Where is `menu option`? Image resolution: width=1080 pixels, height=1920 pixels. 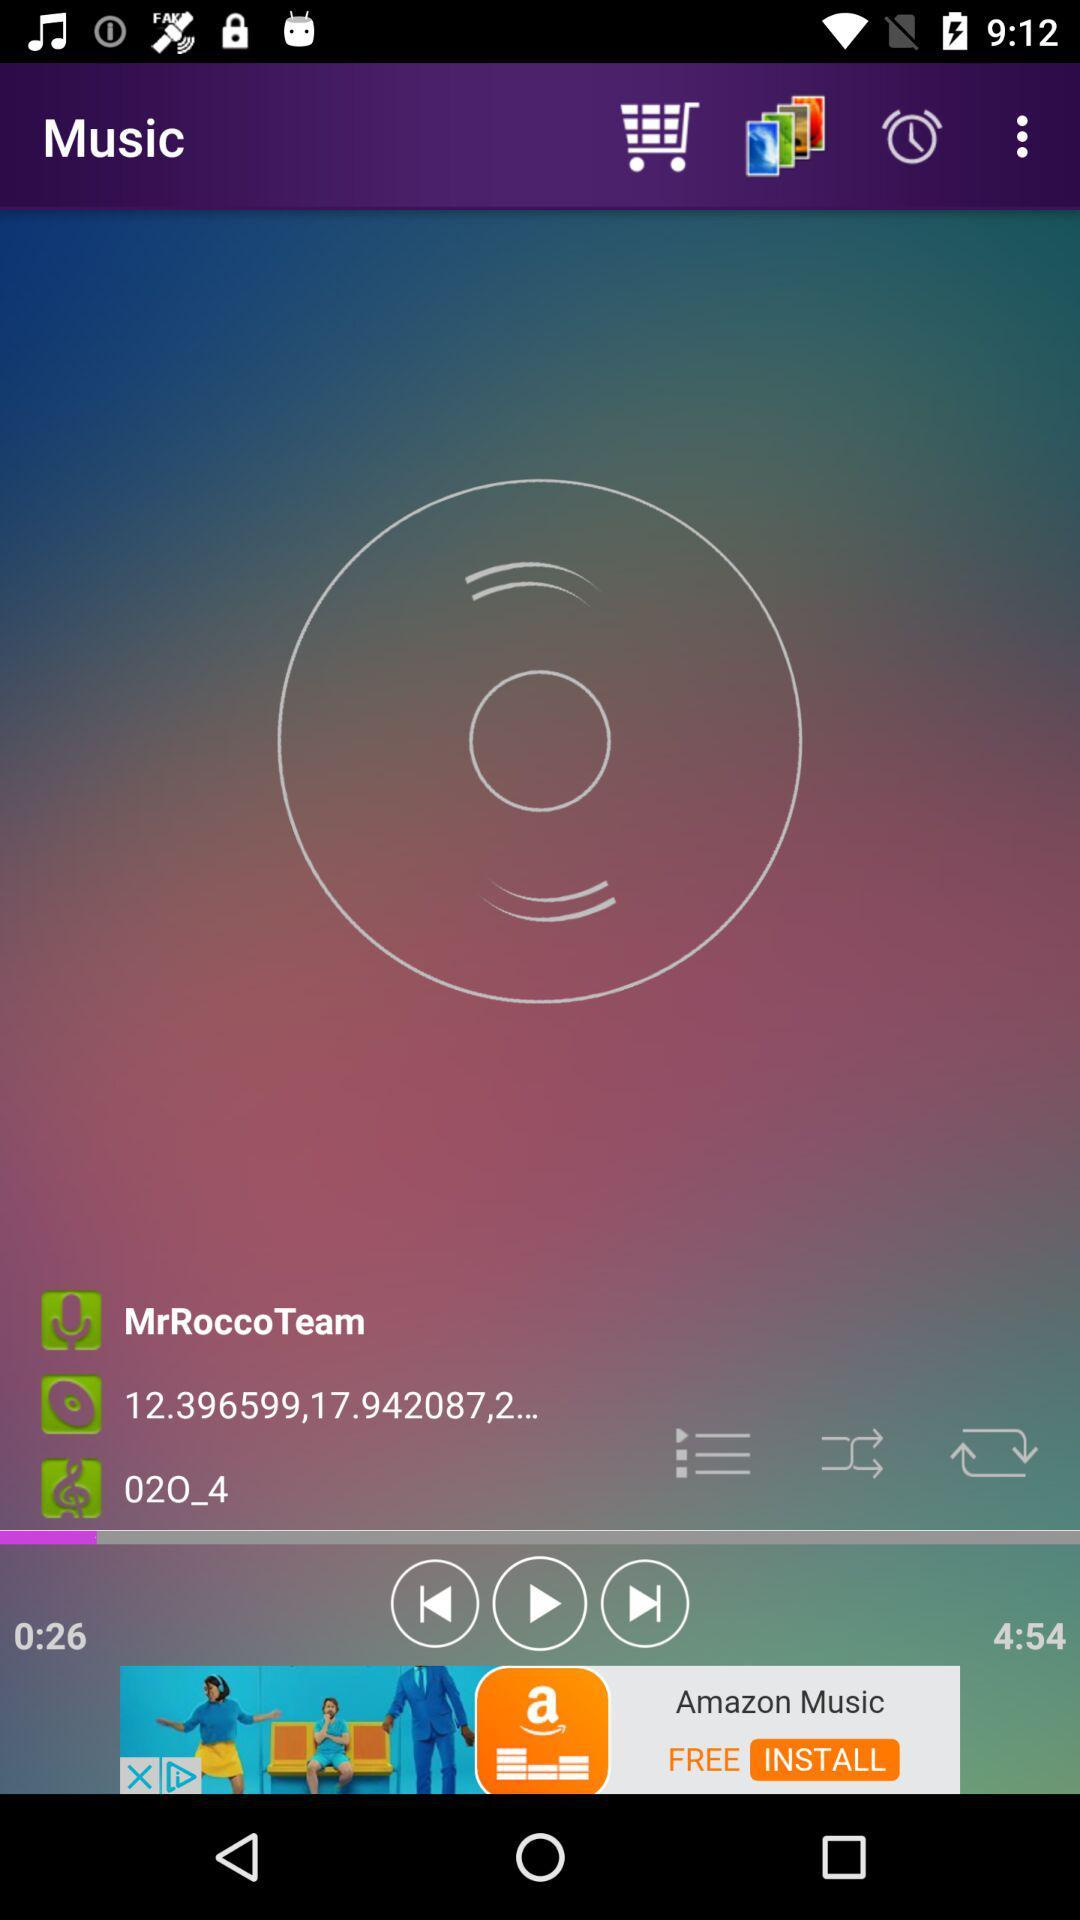 menu option is located at coordinates (713, 1451).